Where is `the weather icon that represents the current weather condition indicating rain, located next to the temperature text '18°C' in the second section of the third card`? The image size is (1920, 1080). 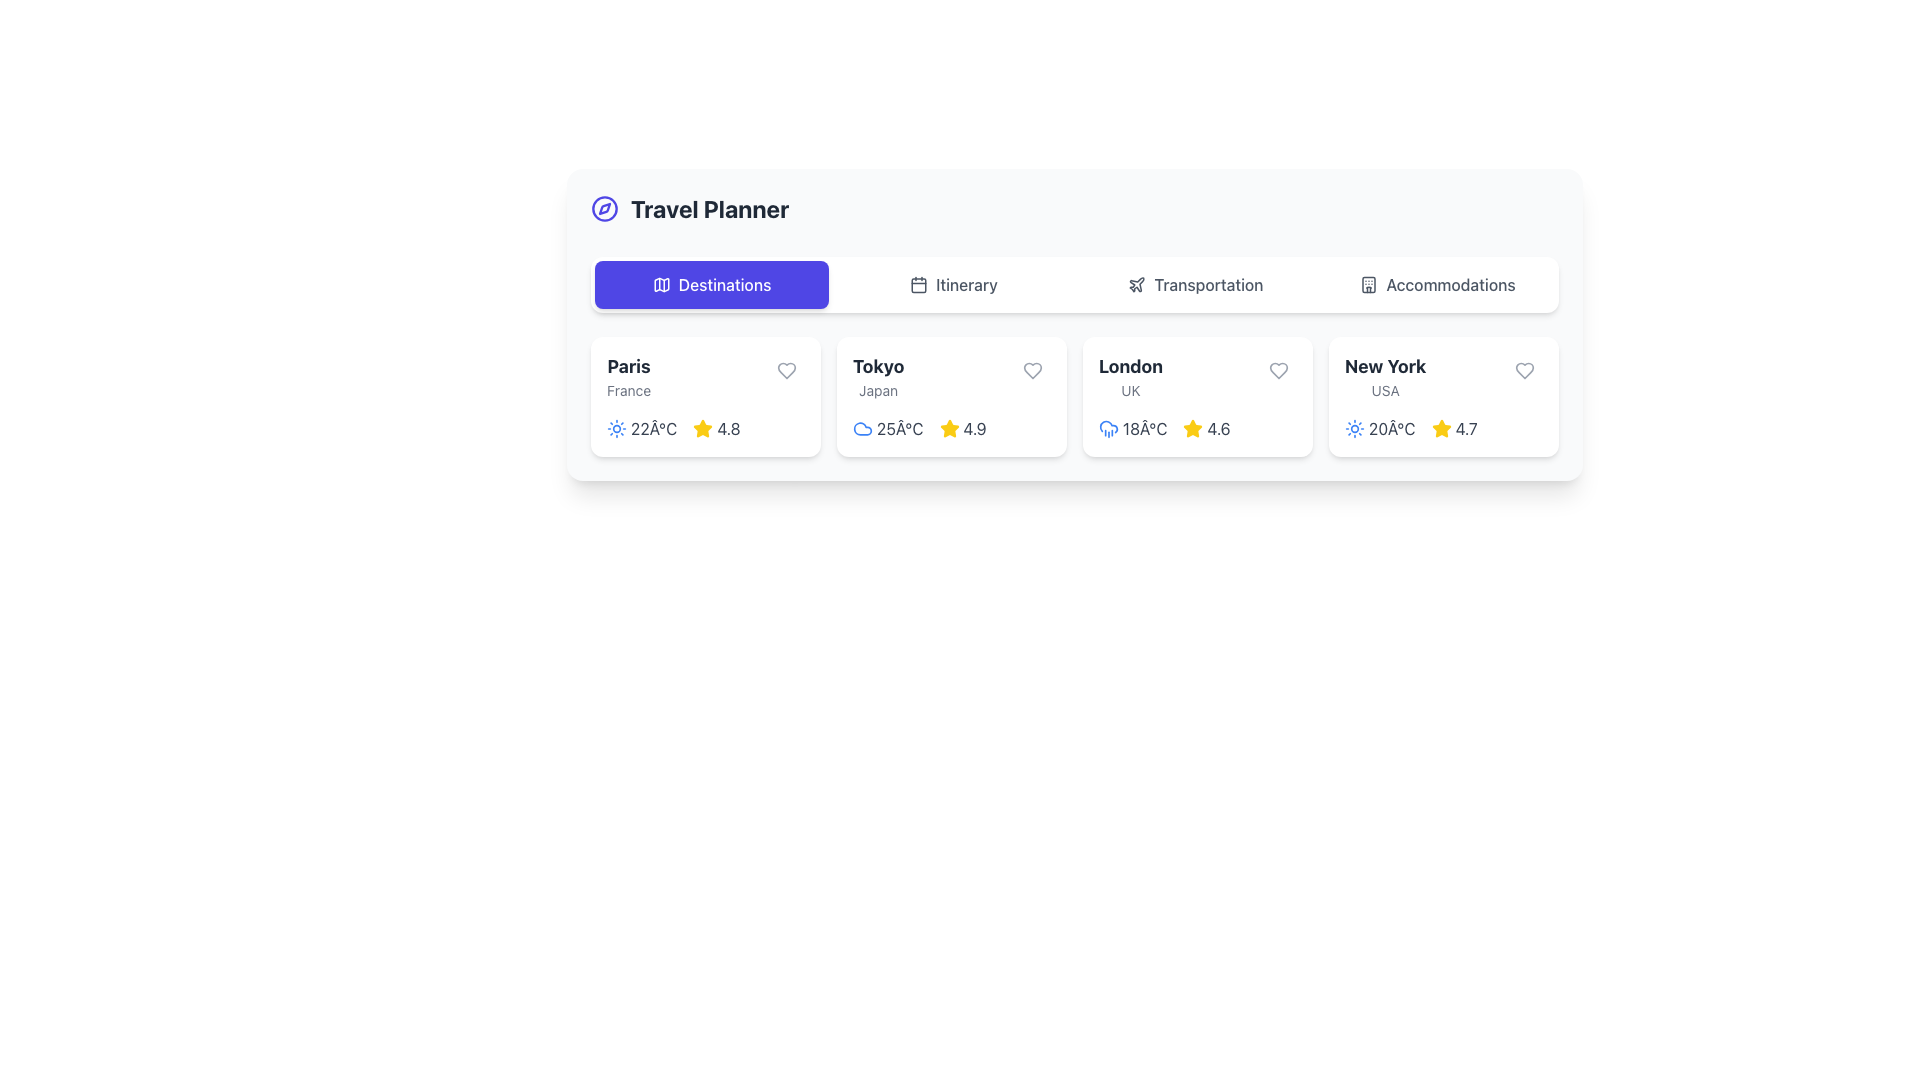 the weather icon that represents the current weather condition indicating rain, located next to the temperature text '18°C' in the second section of the third card is located at coordinates (1107, 427).